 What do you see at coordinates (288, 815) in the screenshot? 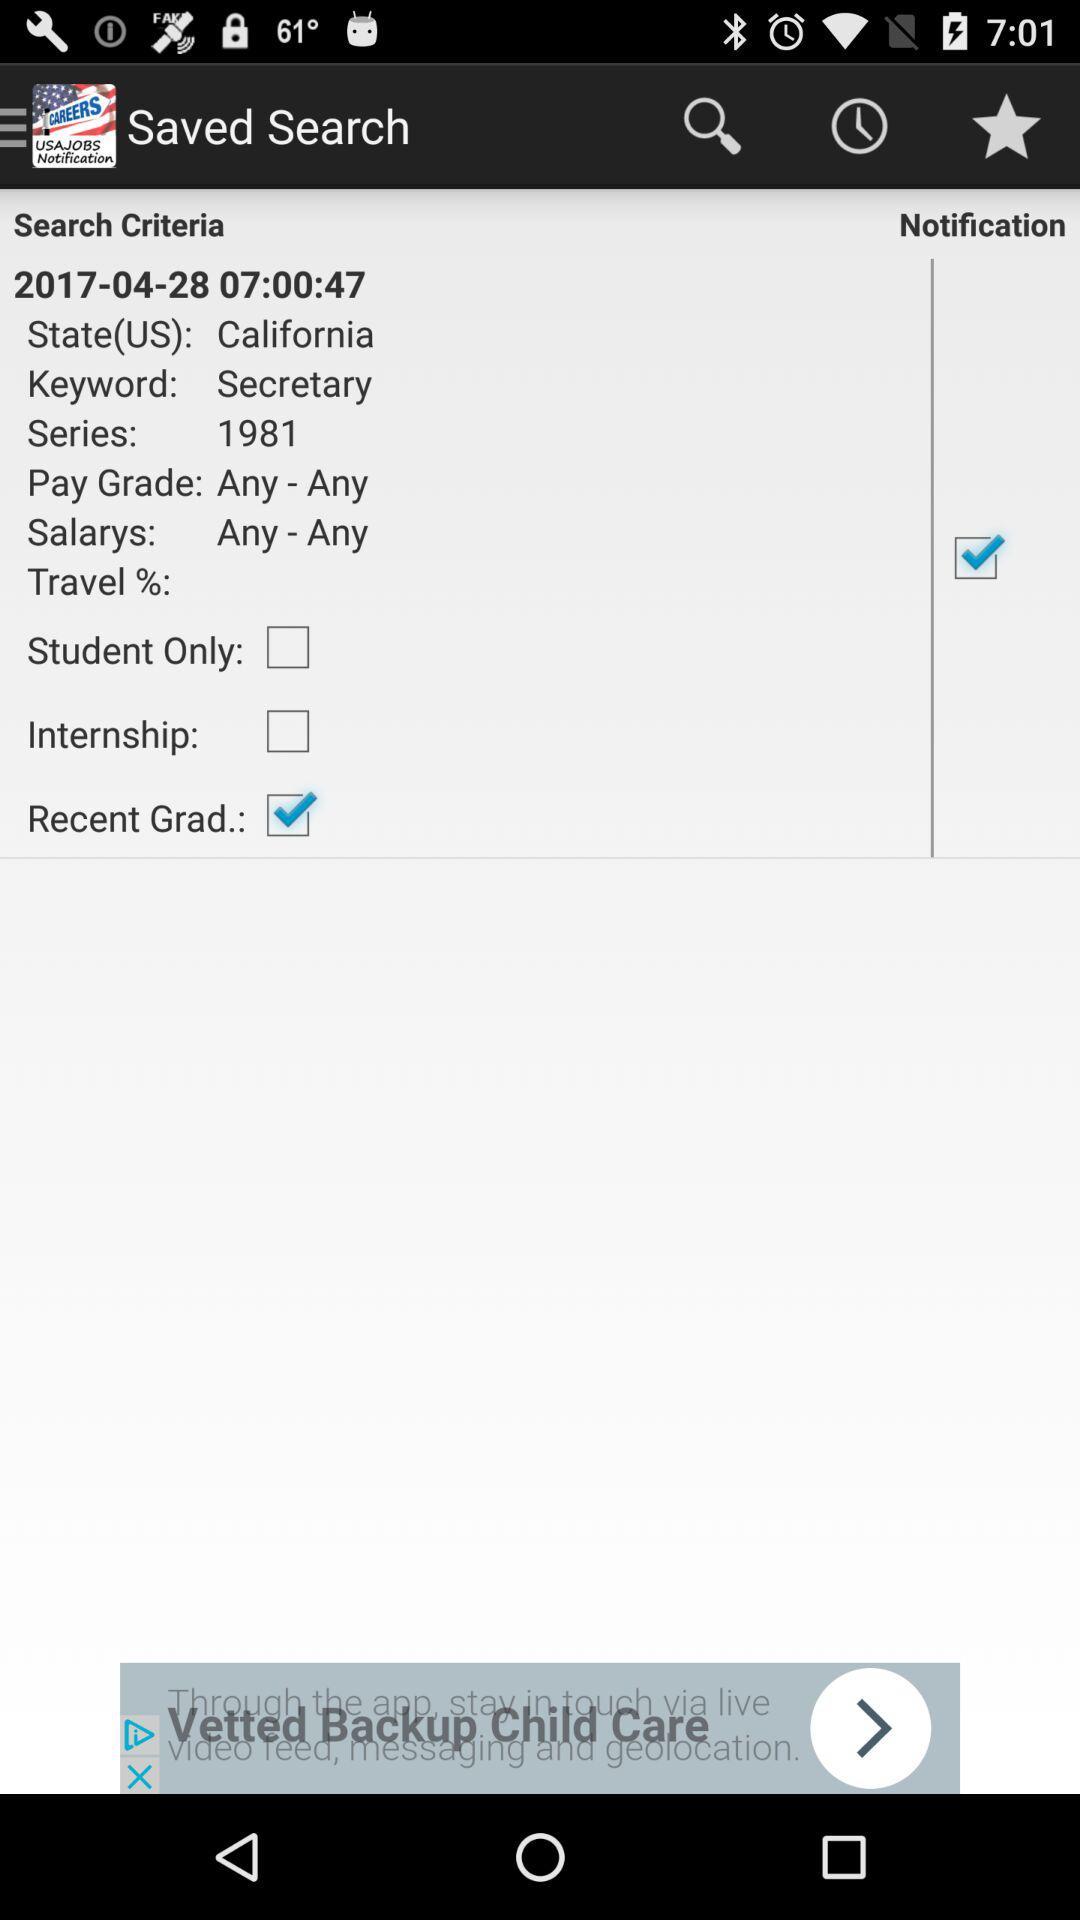
I see `icon to the right of the internship:` at bounding box center [288, 815].